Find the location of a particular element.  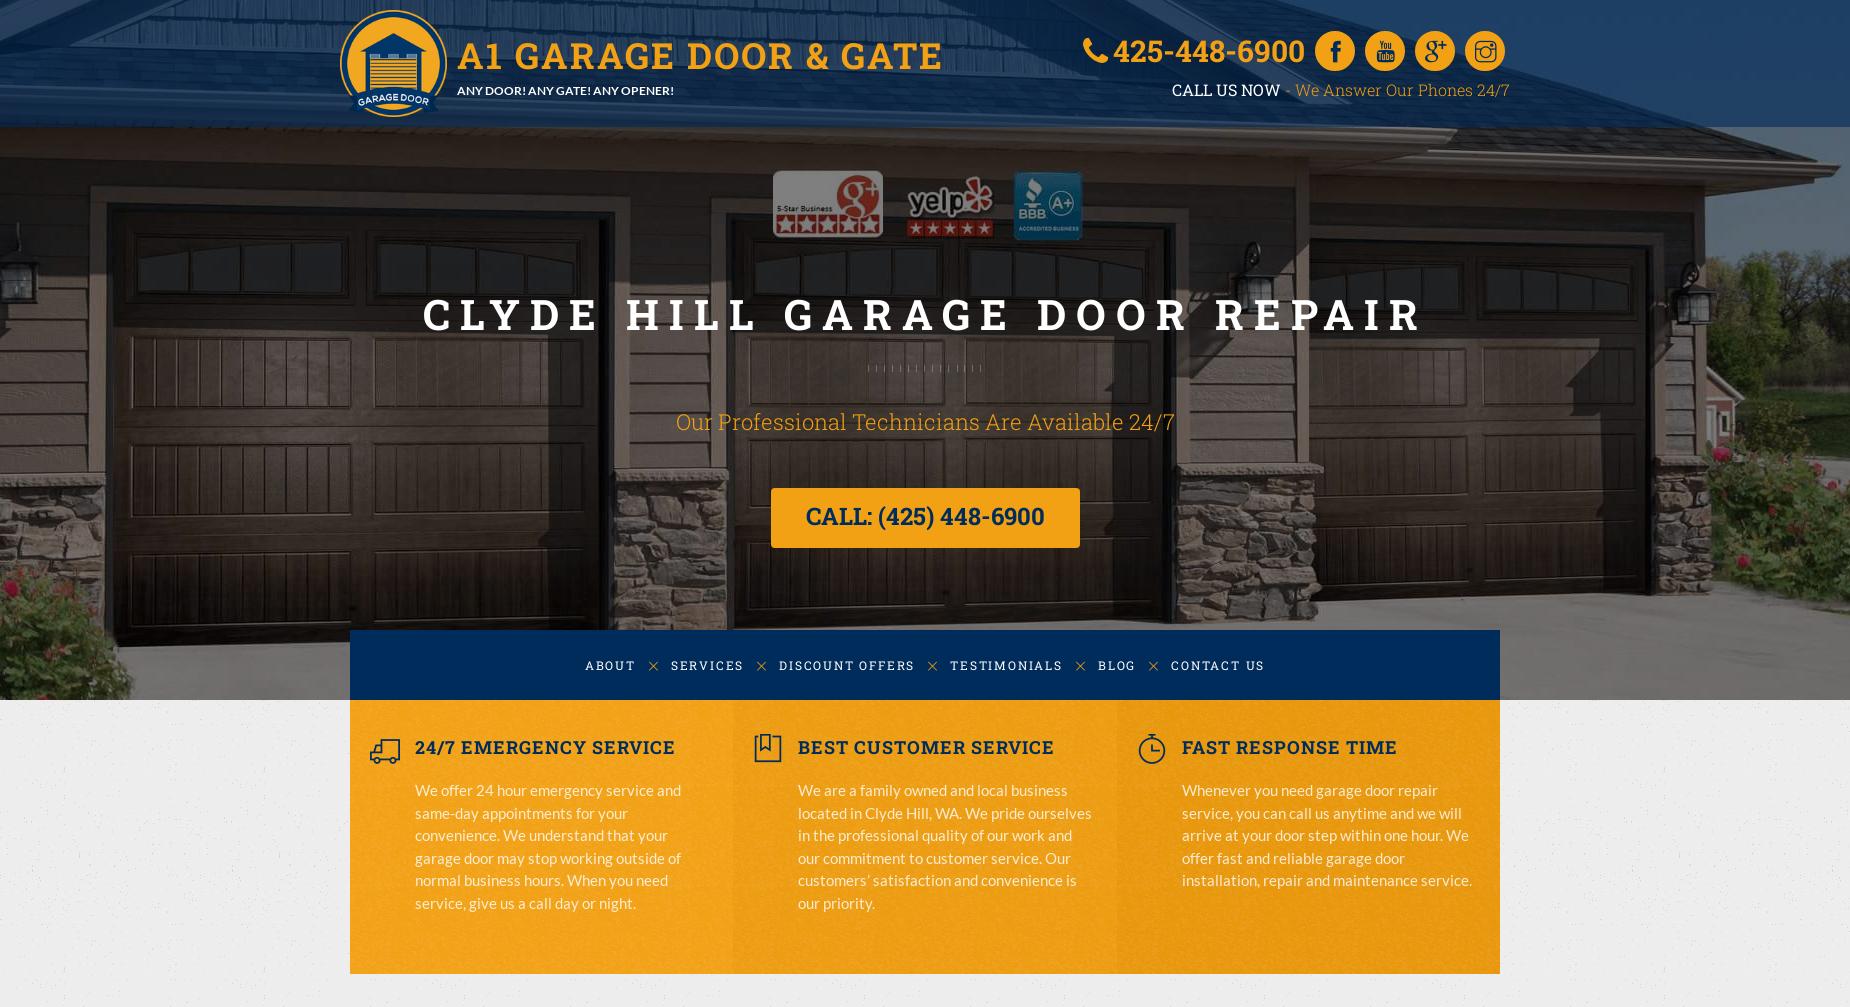

'425-448-6900' is located at coordinates (1207, 49).